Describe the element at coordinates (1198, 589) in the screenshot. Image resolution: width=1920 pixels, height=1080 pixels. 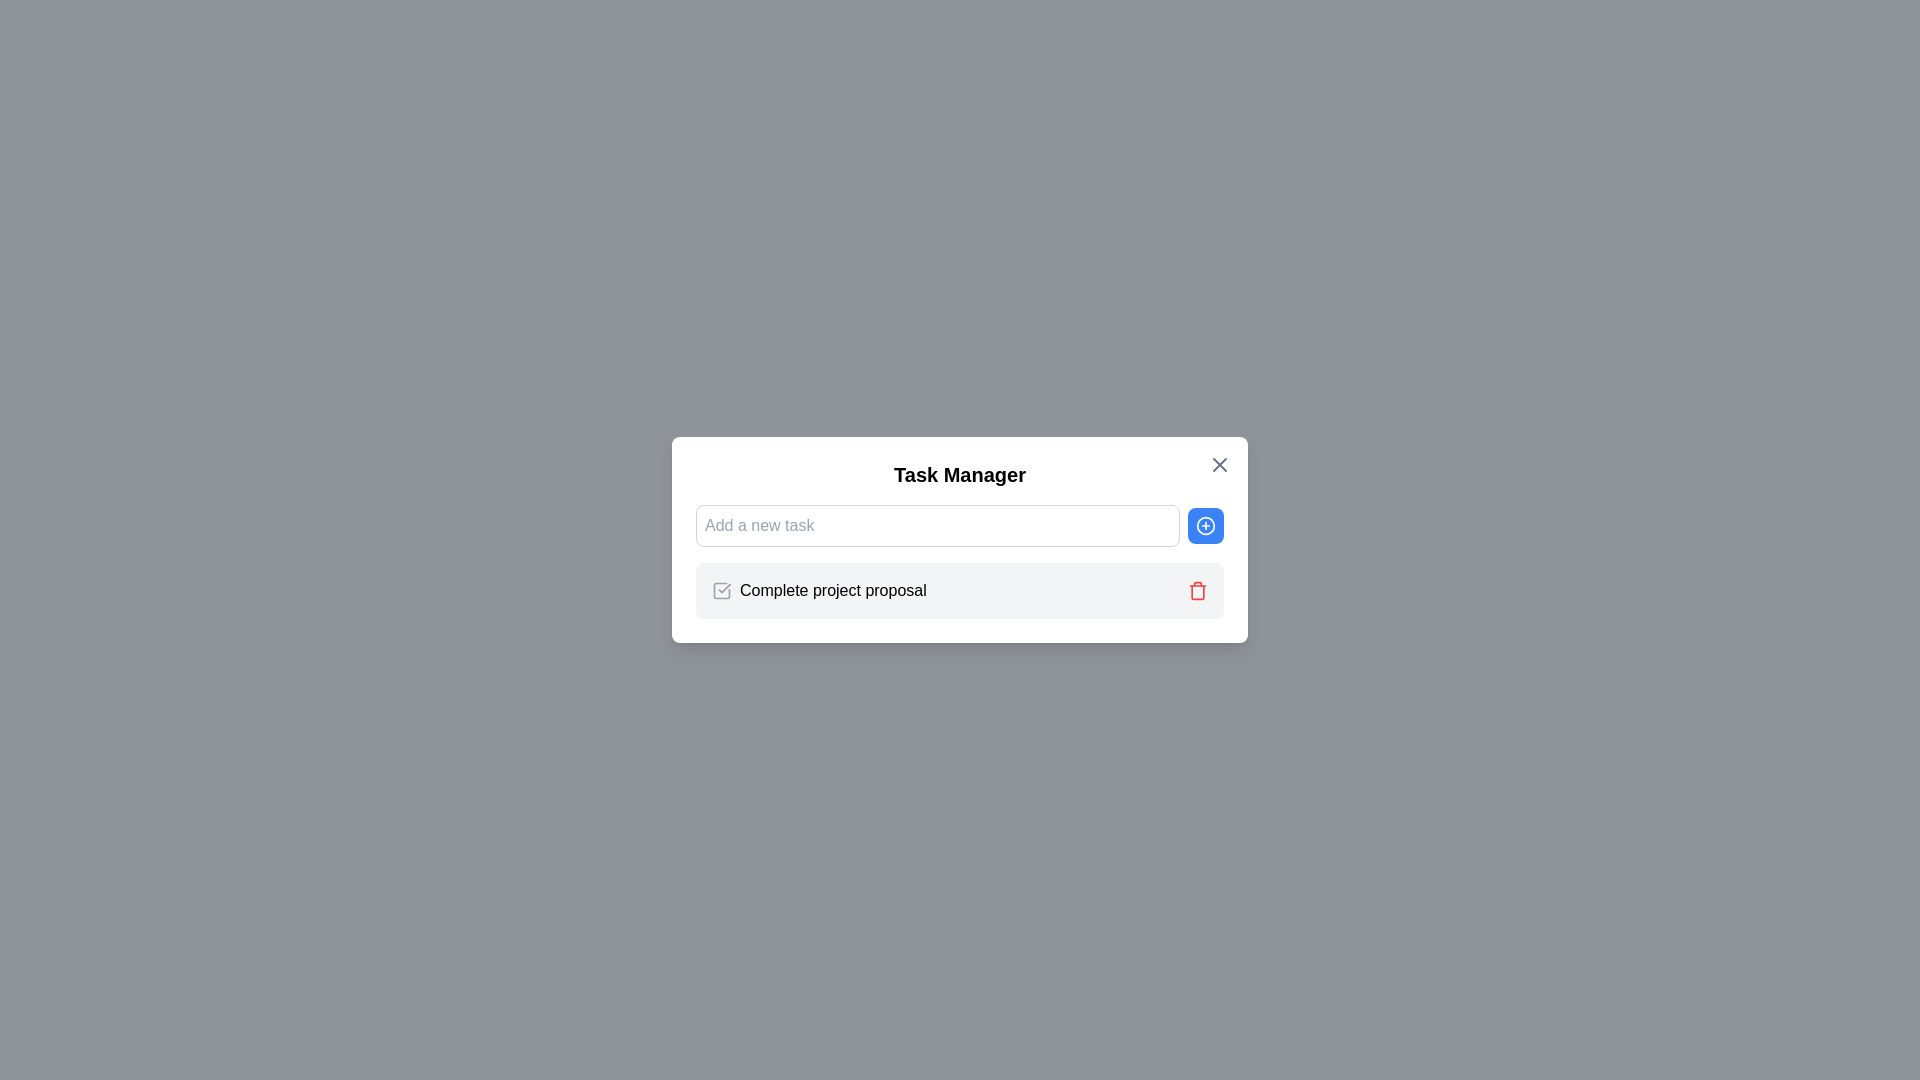
I see `the small red trash bin icon located on the right side of the 'Complete project proposal' text to invoke the delete action` at that location.